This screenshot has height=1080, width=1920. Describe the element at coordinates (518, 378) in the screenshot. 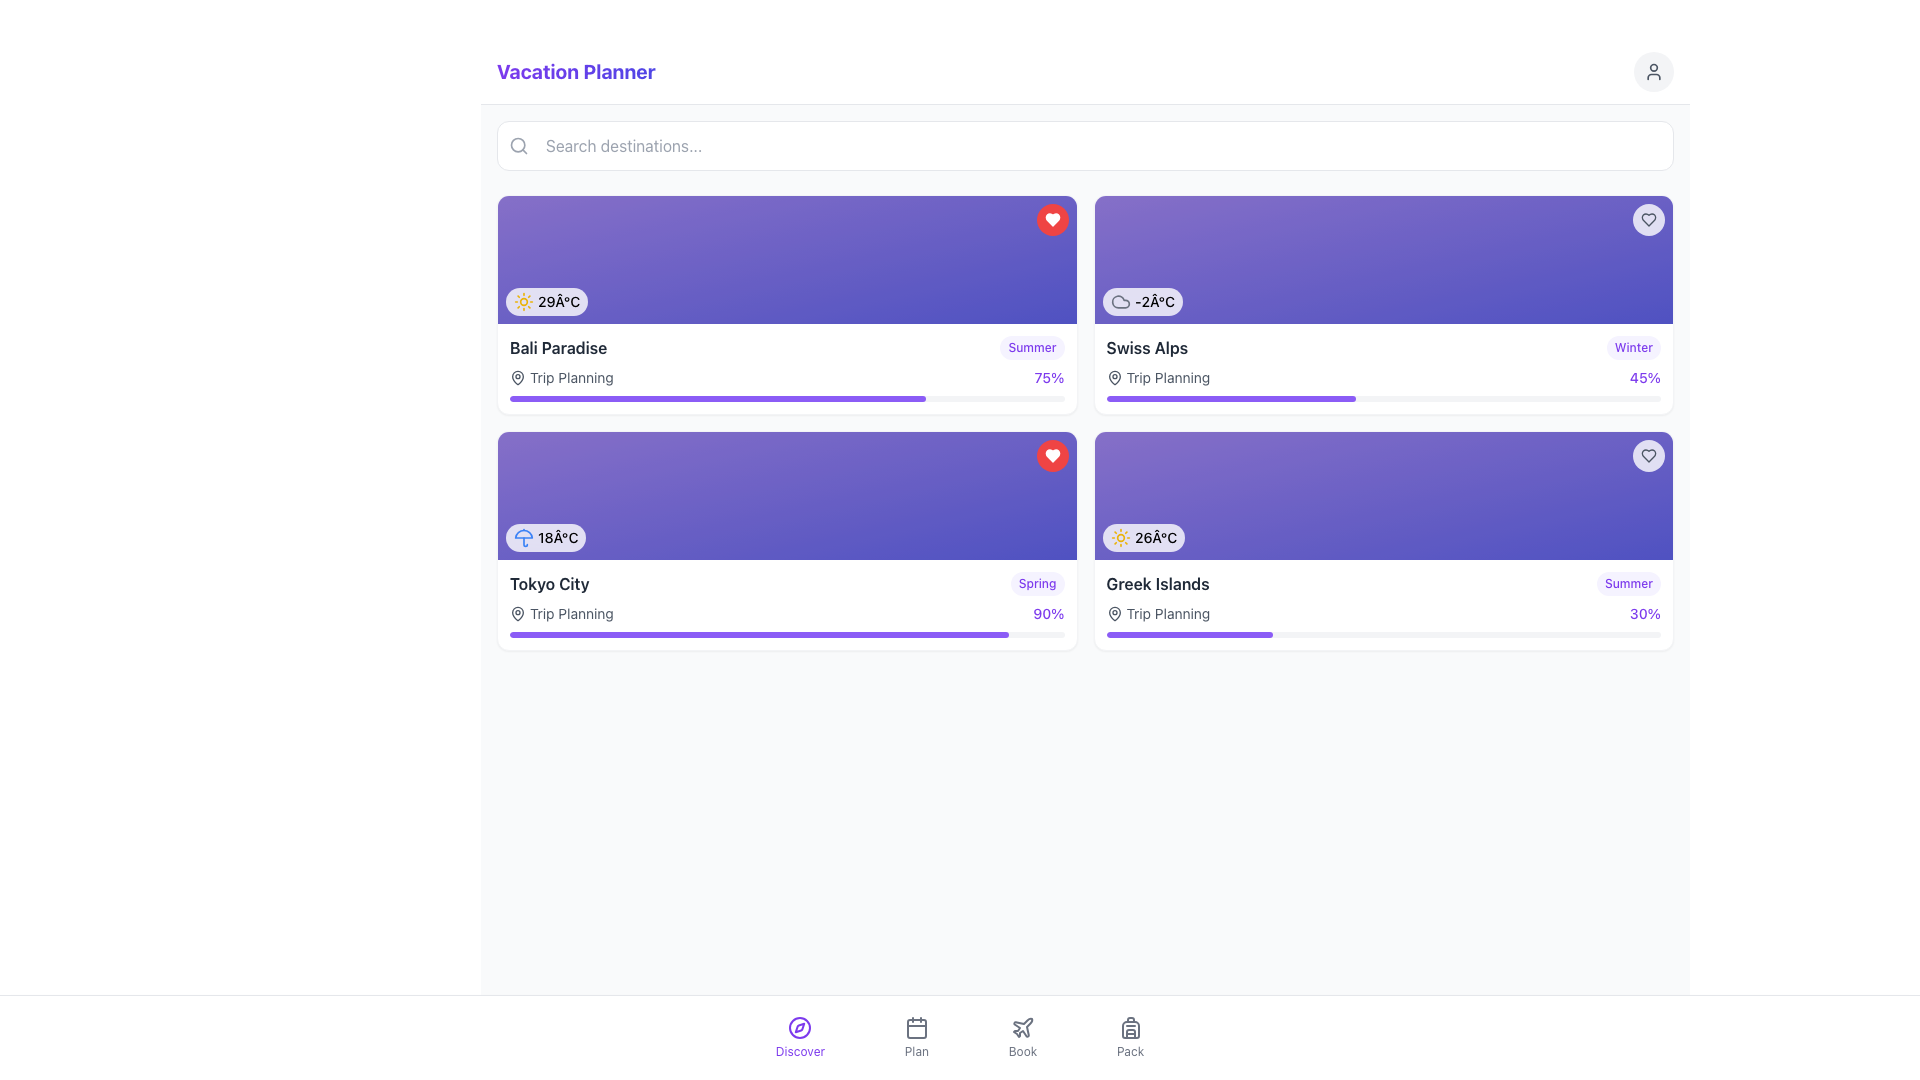

I see `the planning icon located within the 'Trip Planning' label, which visually represents planning or location-related topics` at that location.